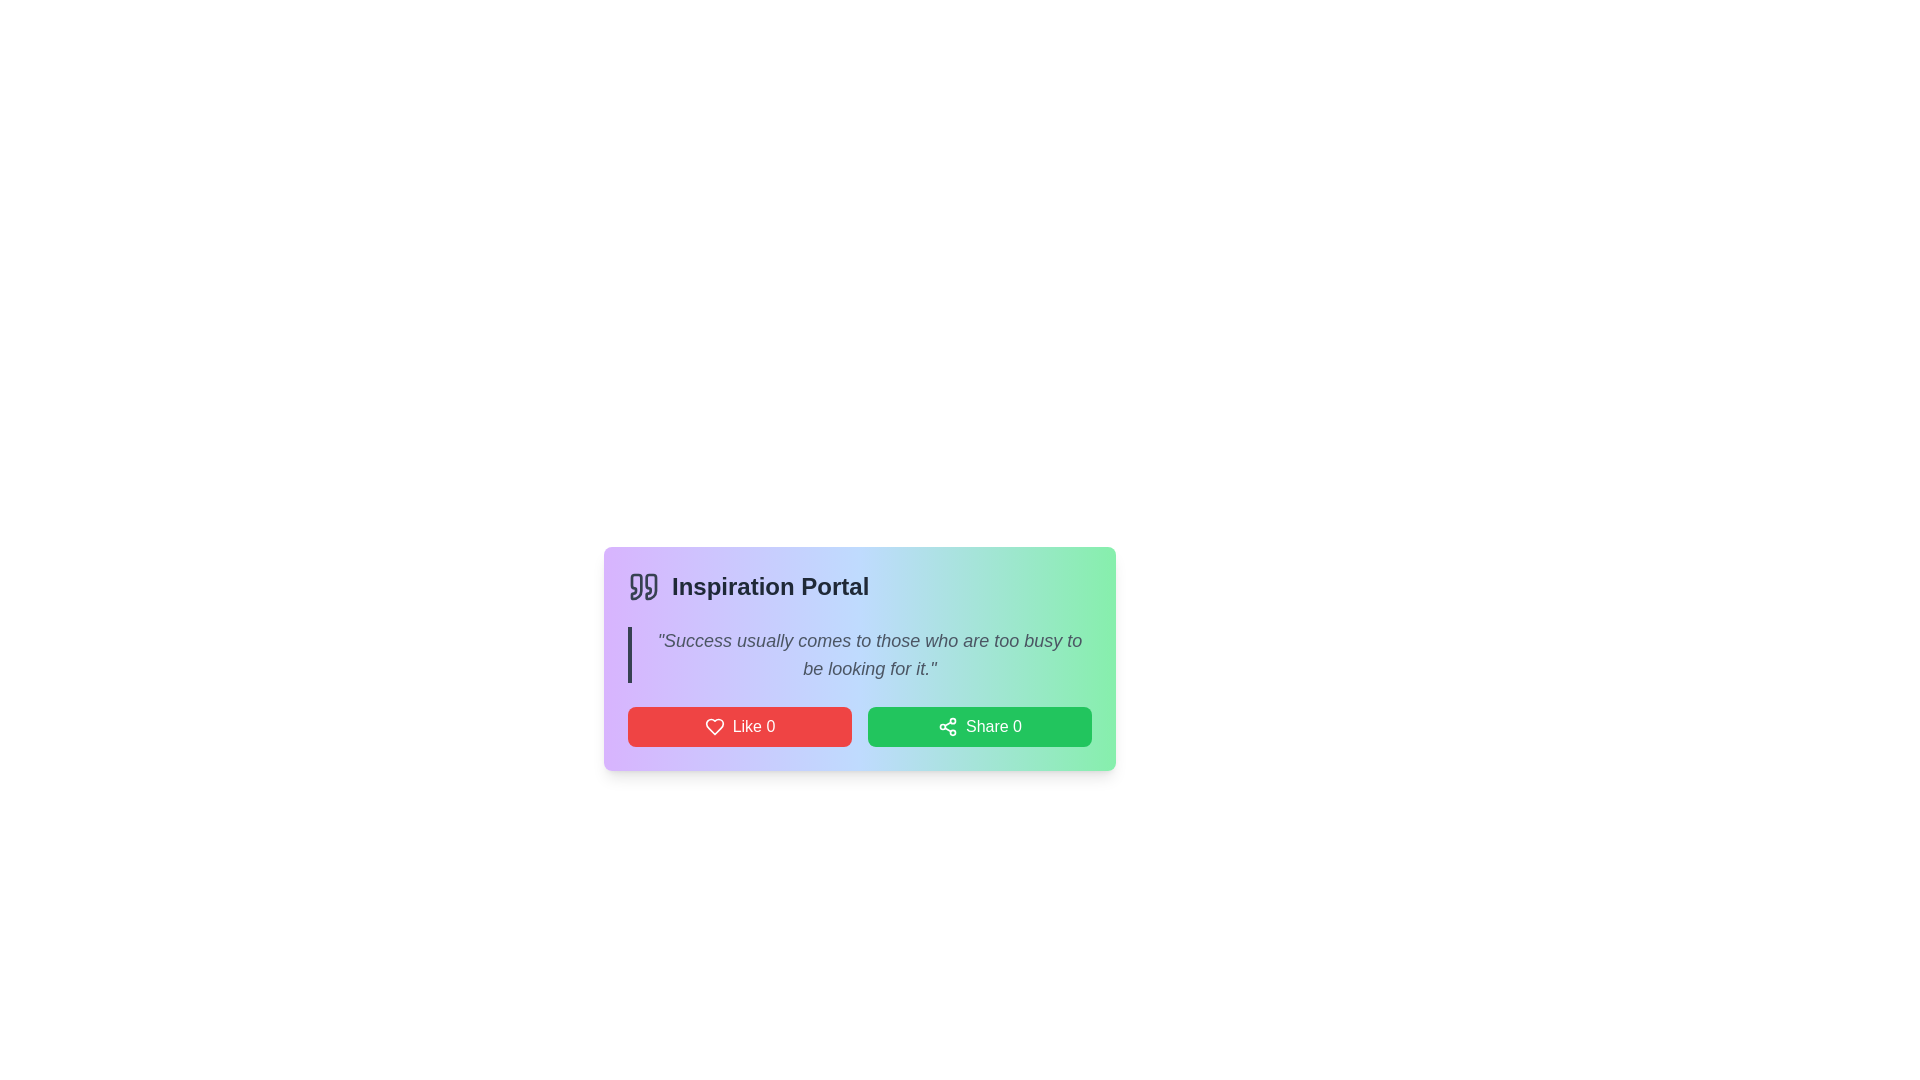 The width and height of the screenshot is (1920, 1080). Describe the element at coordinates (859, 655) in the screenshot. I see `the inspirational quote text display located in the 'Inspiration Portal' section, which is positioned below the title and above the buttons labeled 'Like 0' and 'Share 0'` at that location.